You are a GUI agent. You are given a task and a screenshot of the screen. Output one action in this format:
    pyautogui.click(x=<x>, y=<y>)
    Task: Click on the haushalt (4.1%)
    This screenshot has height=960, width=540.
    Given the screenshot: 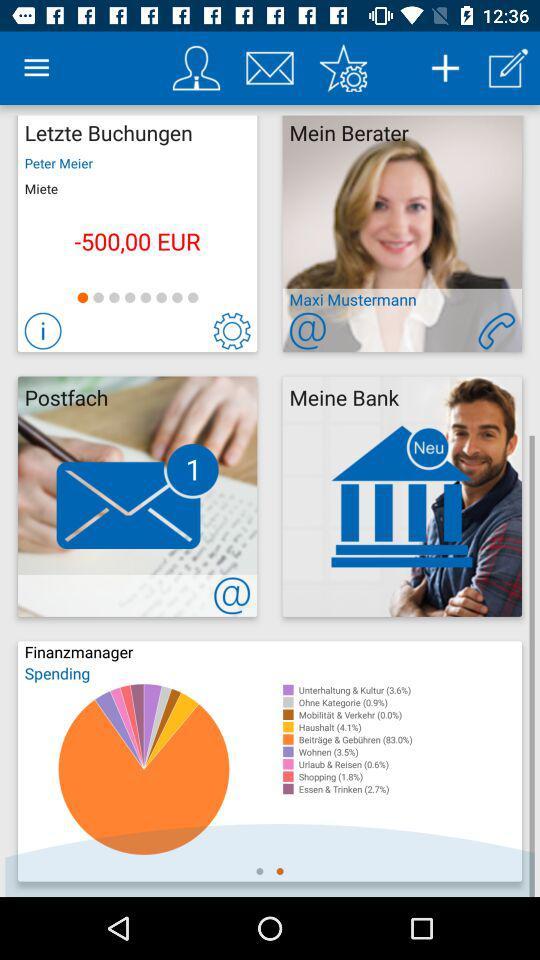 What is the action you would take?
    pyautogui.click(x=409, y=726)
    